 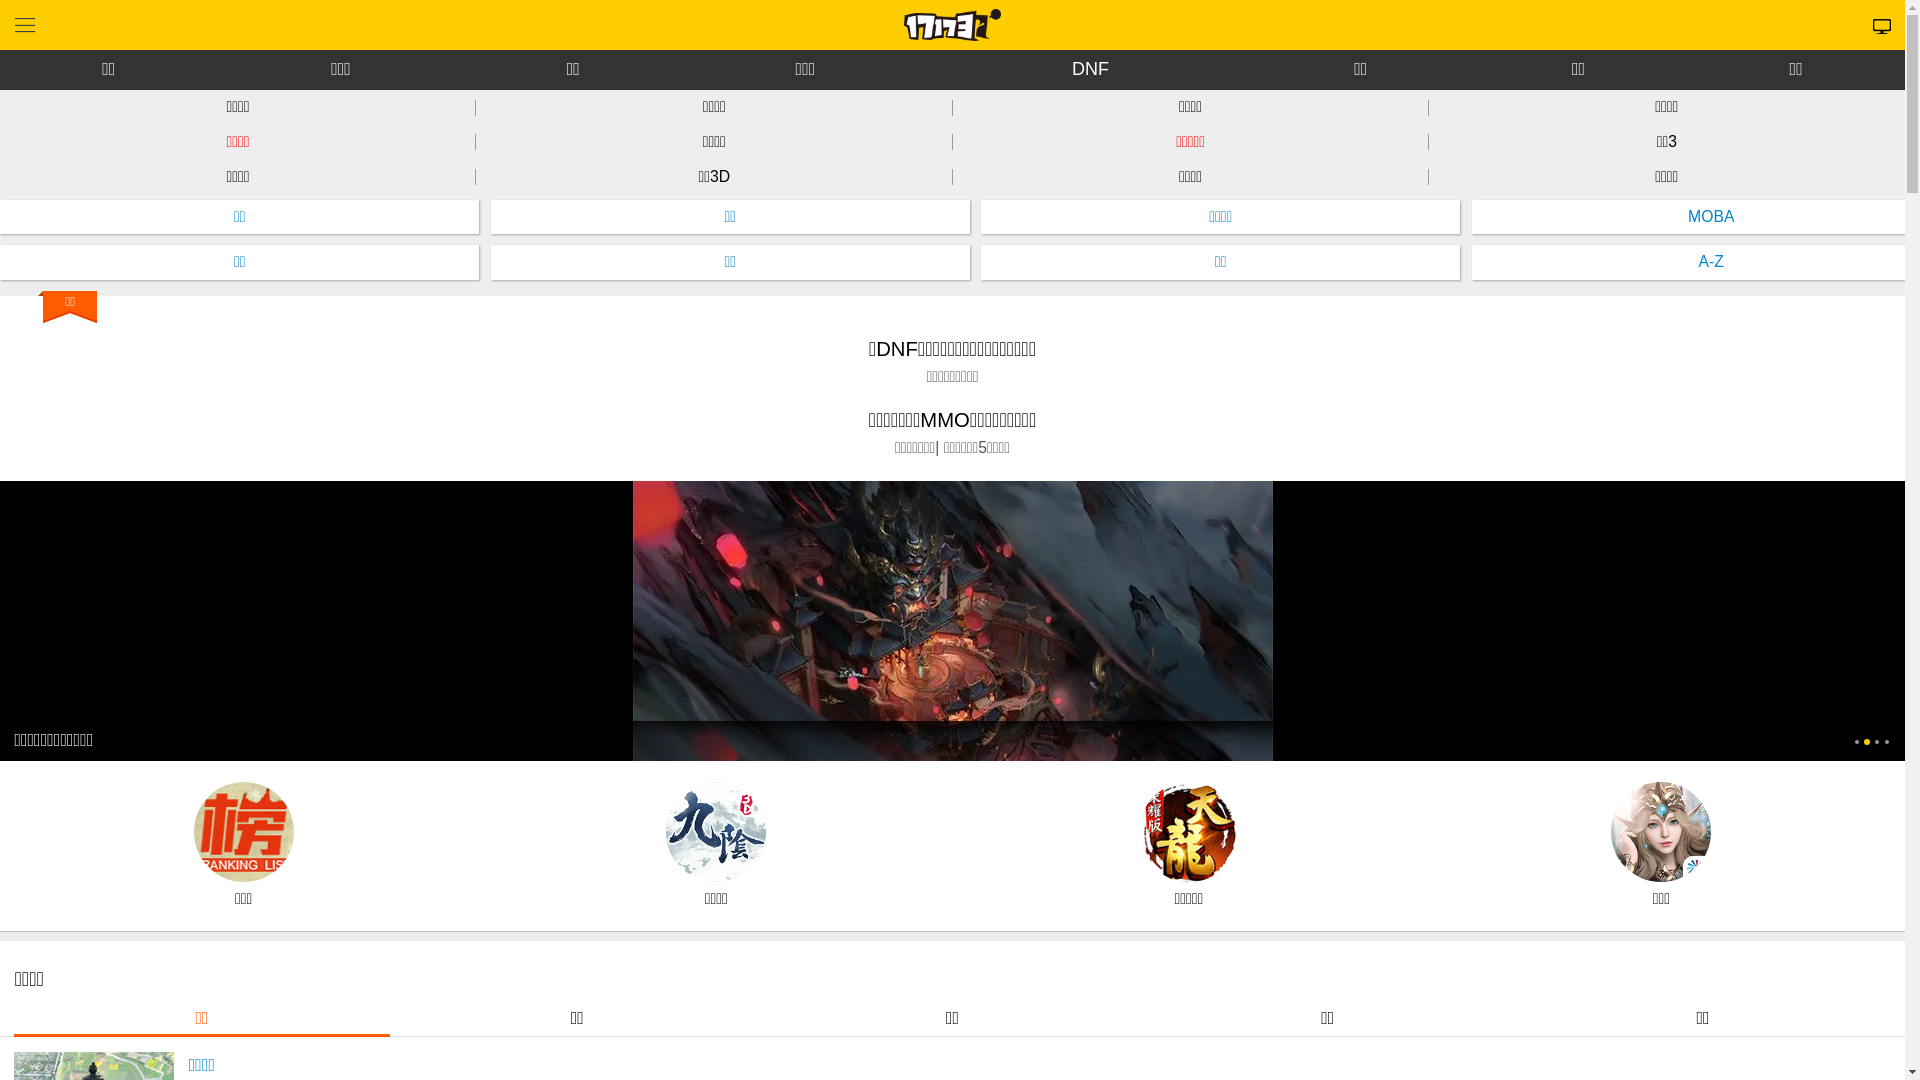 I want to click on 'DNF', so click(x=1089, y=68).